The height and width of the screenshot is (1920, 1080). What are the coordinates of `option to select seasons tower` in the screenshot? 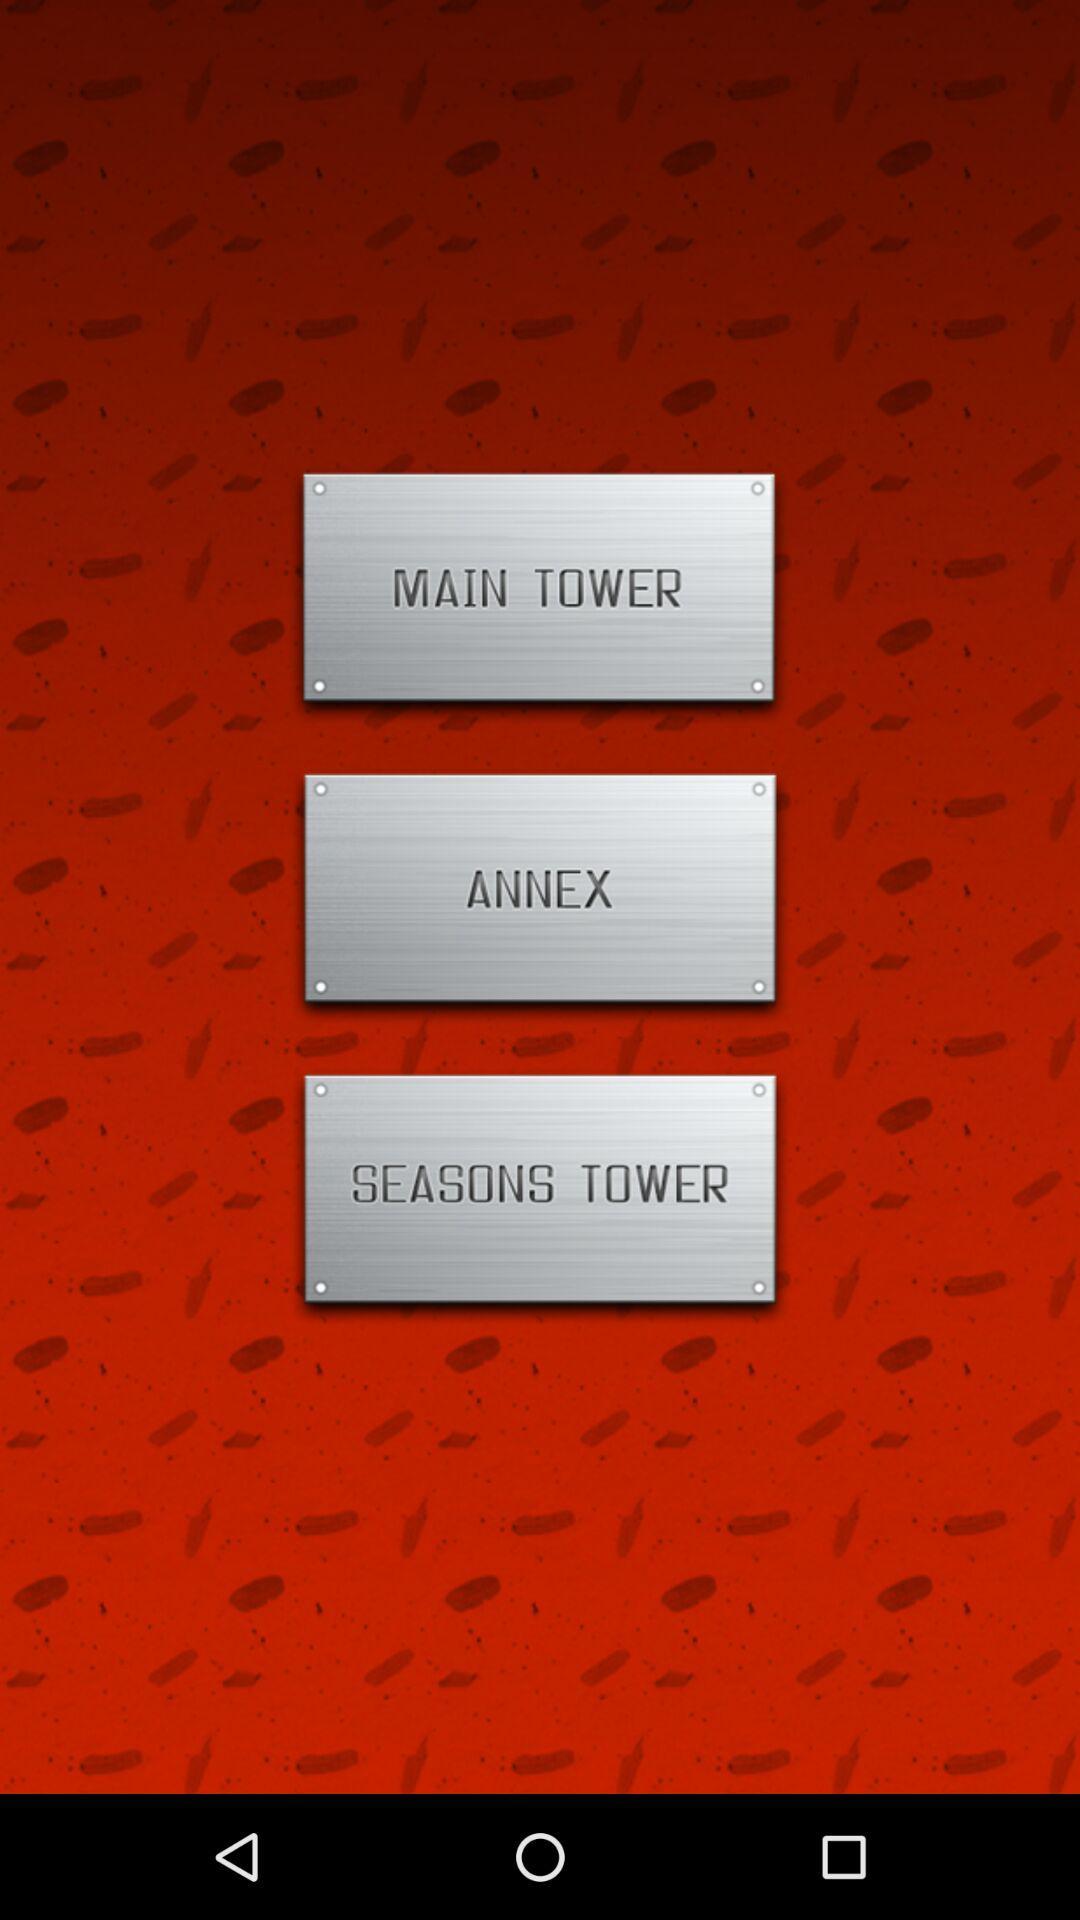 It's located at (540, 1197).